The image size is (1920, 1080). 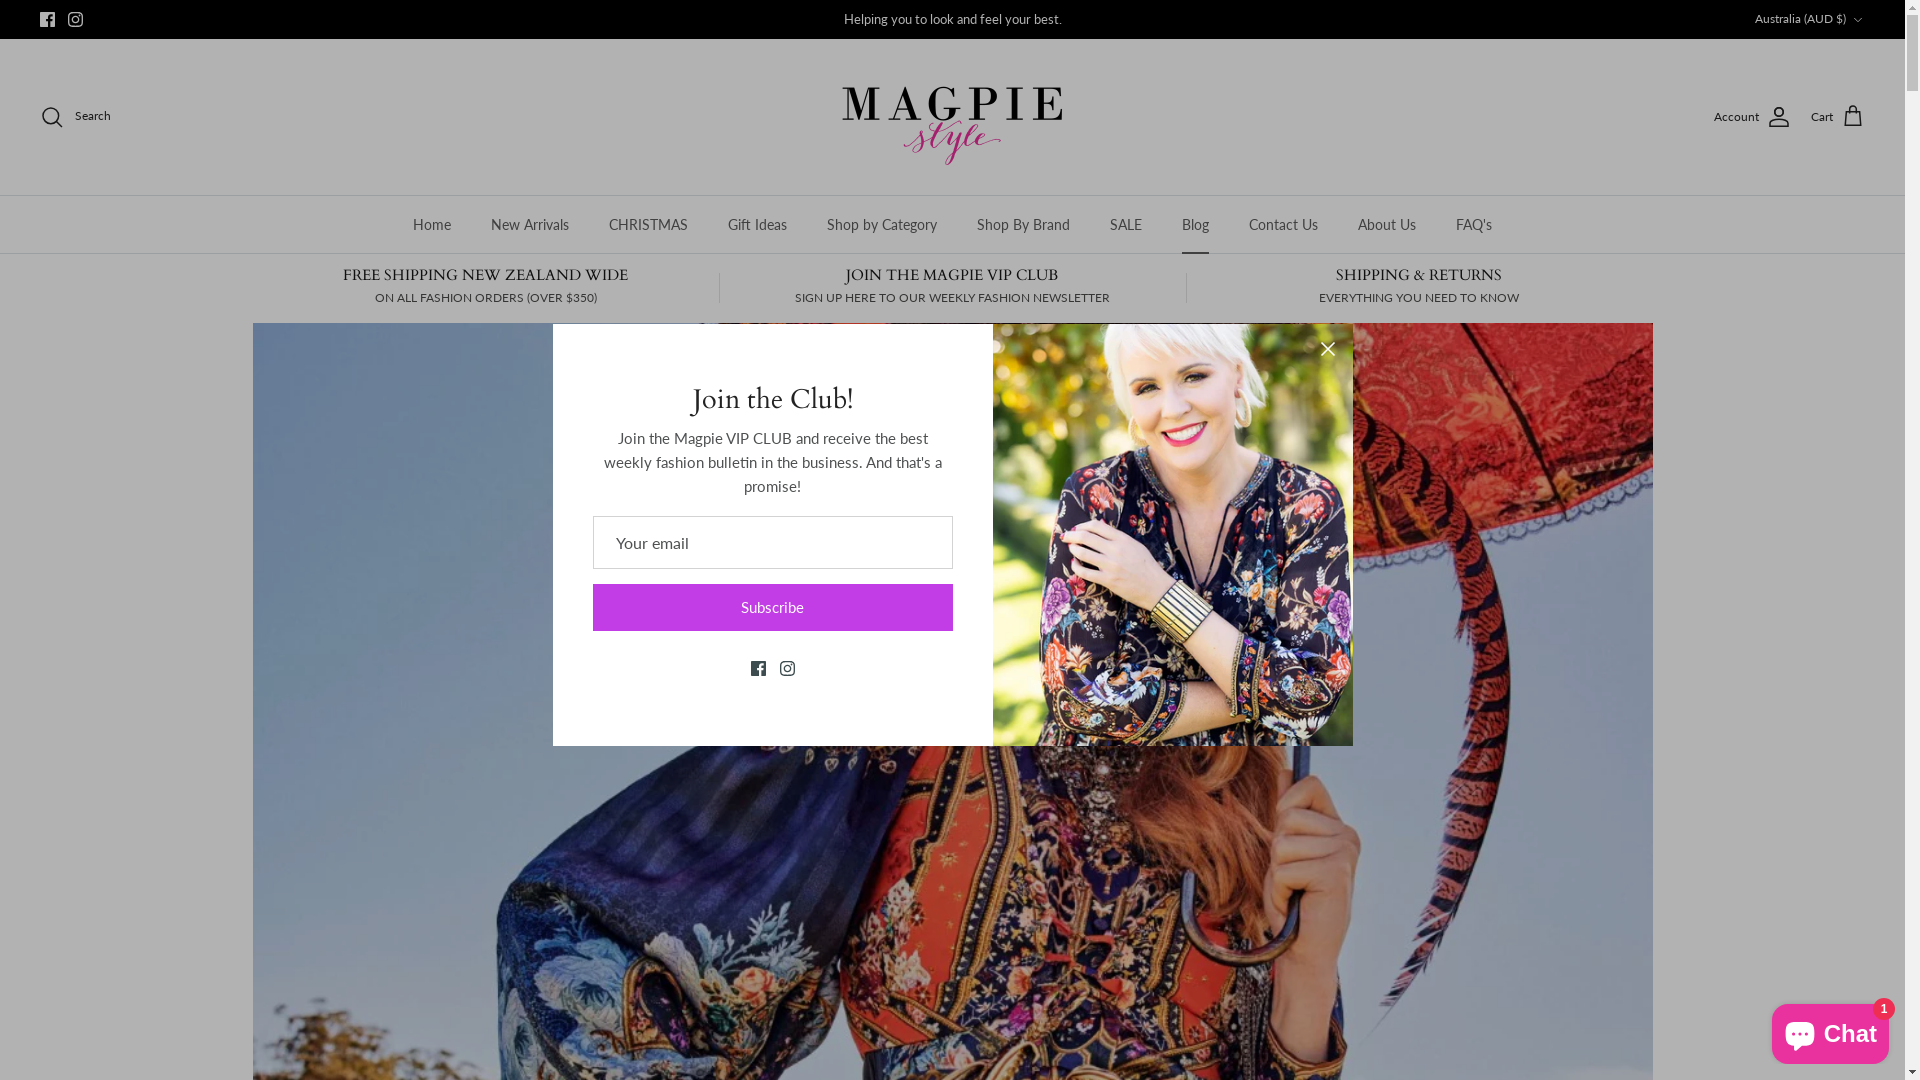 I want to click on 'SALE', so click(x=1126, y=224).